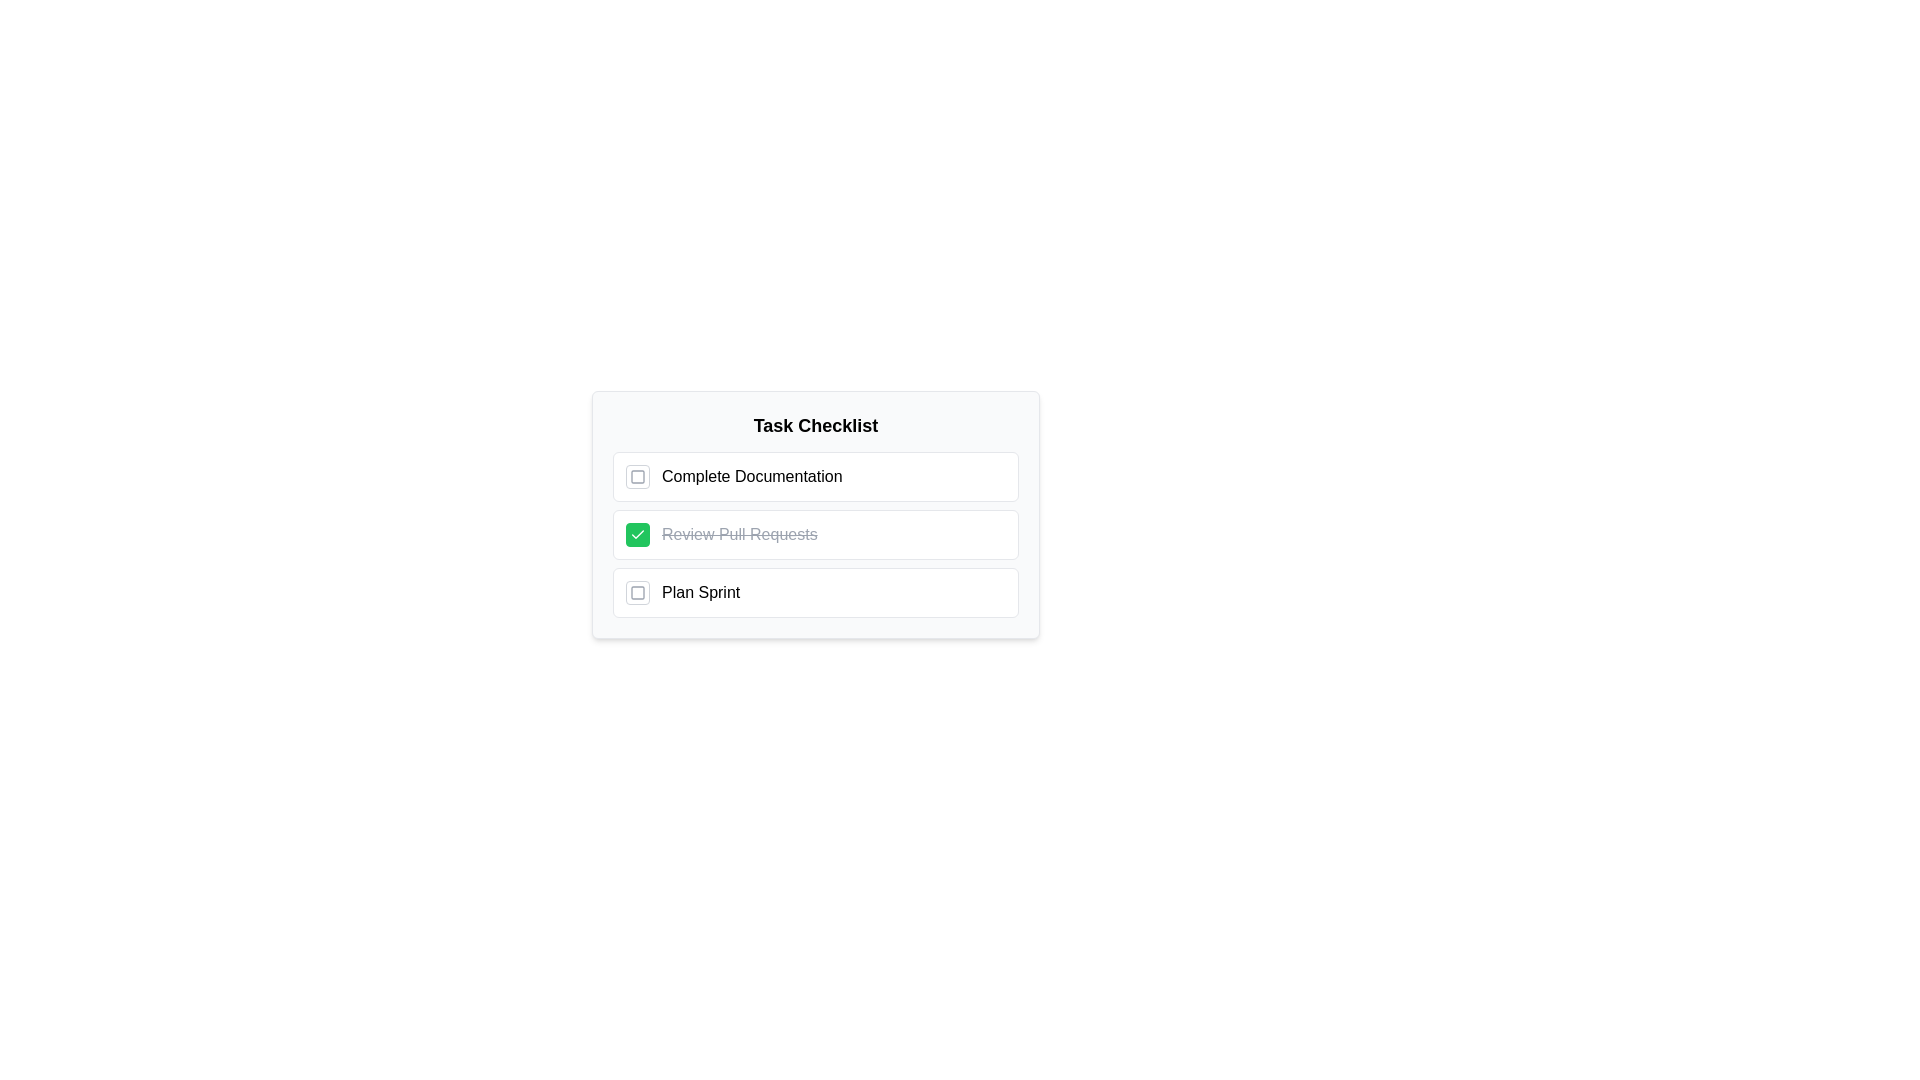 The image size is (1920, 1080). Describe the element at coordinates (637, 477) in the screenshot. I see `the checkbox beside the 'Complete Documentation' text item in the checklist to mark it as selected` at that location.